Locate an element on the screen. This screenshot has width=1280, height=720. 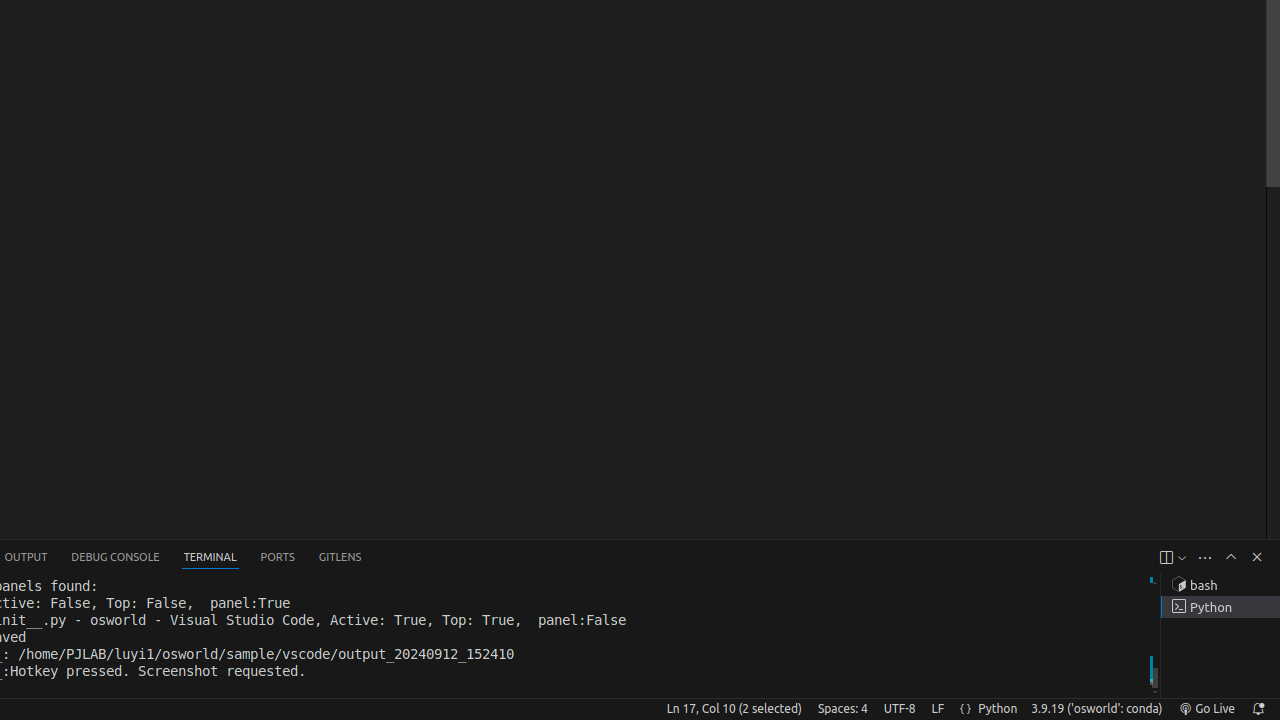
'Editor Language Status: Auto Import Completions: false' is located at coordinates (965, 707).